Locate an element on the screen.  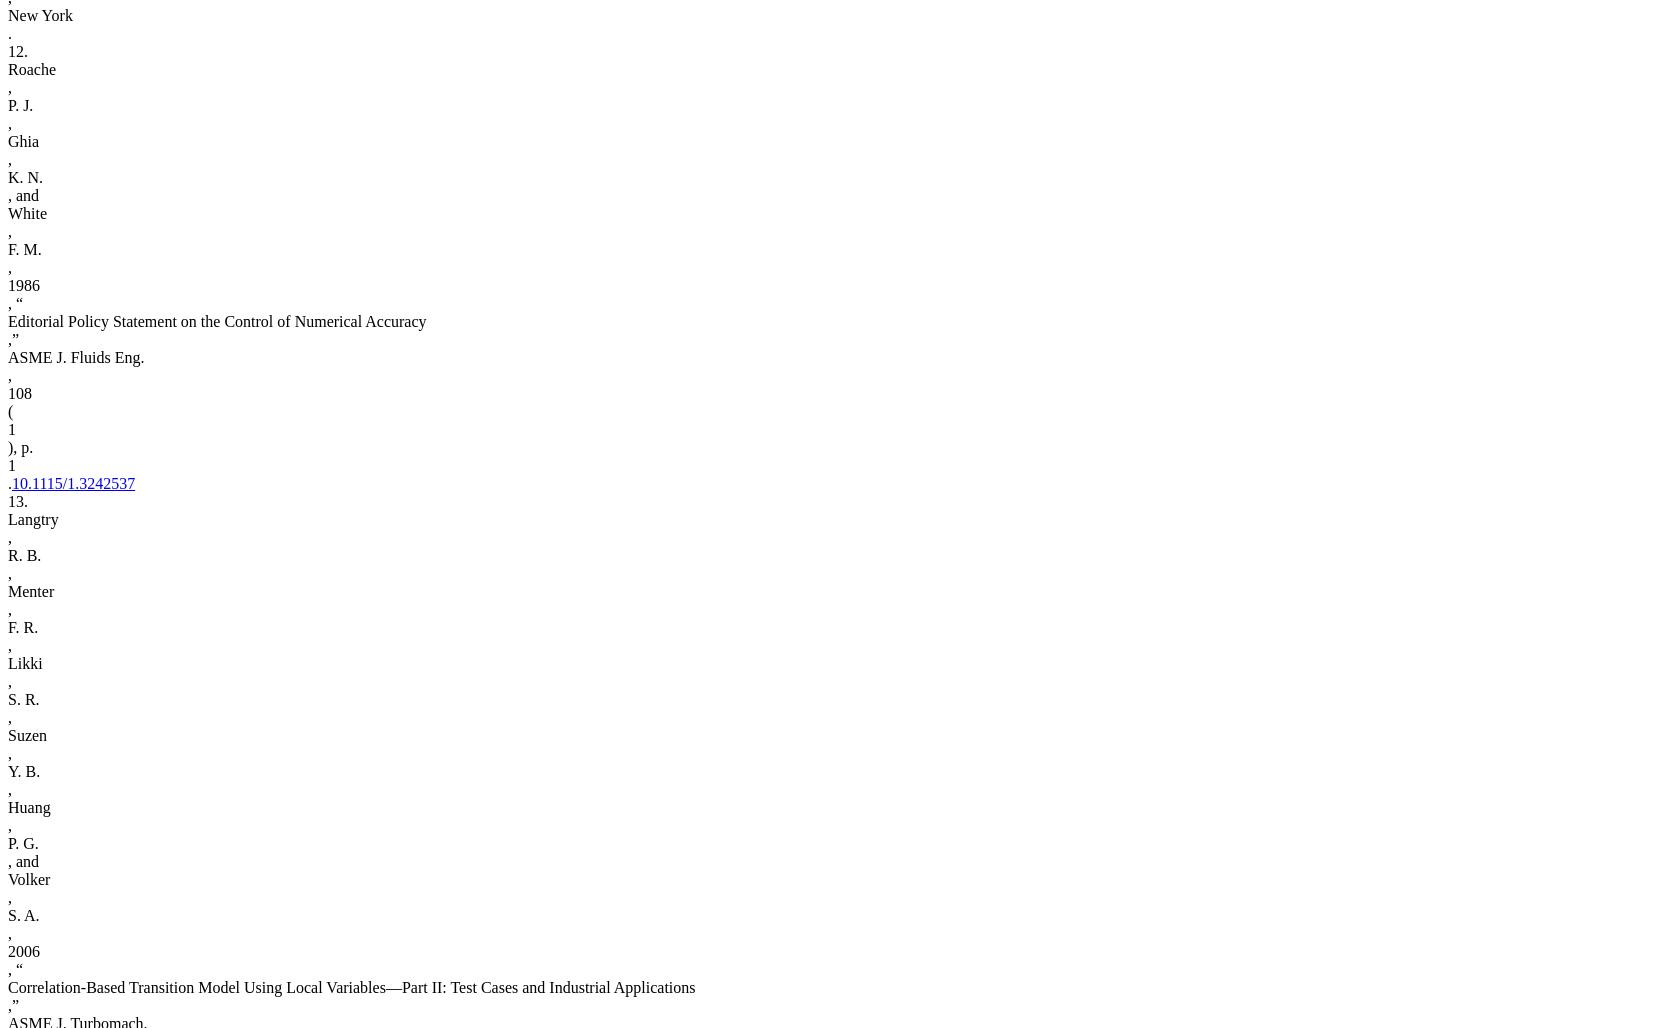
'Menter' is located at coordinates (6, 590).